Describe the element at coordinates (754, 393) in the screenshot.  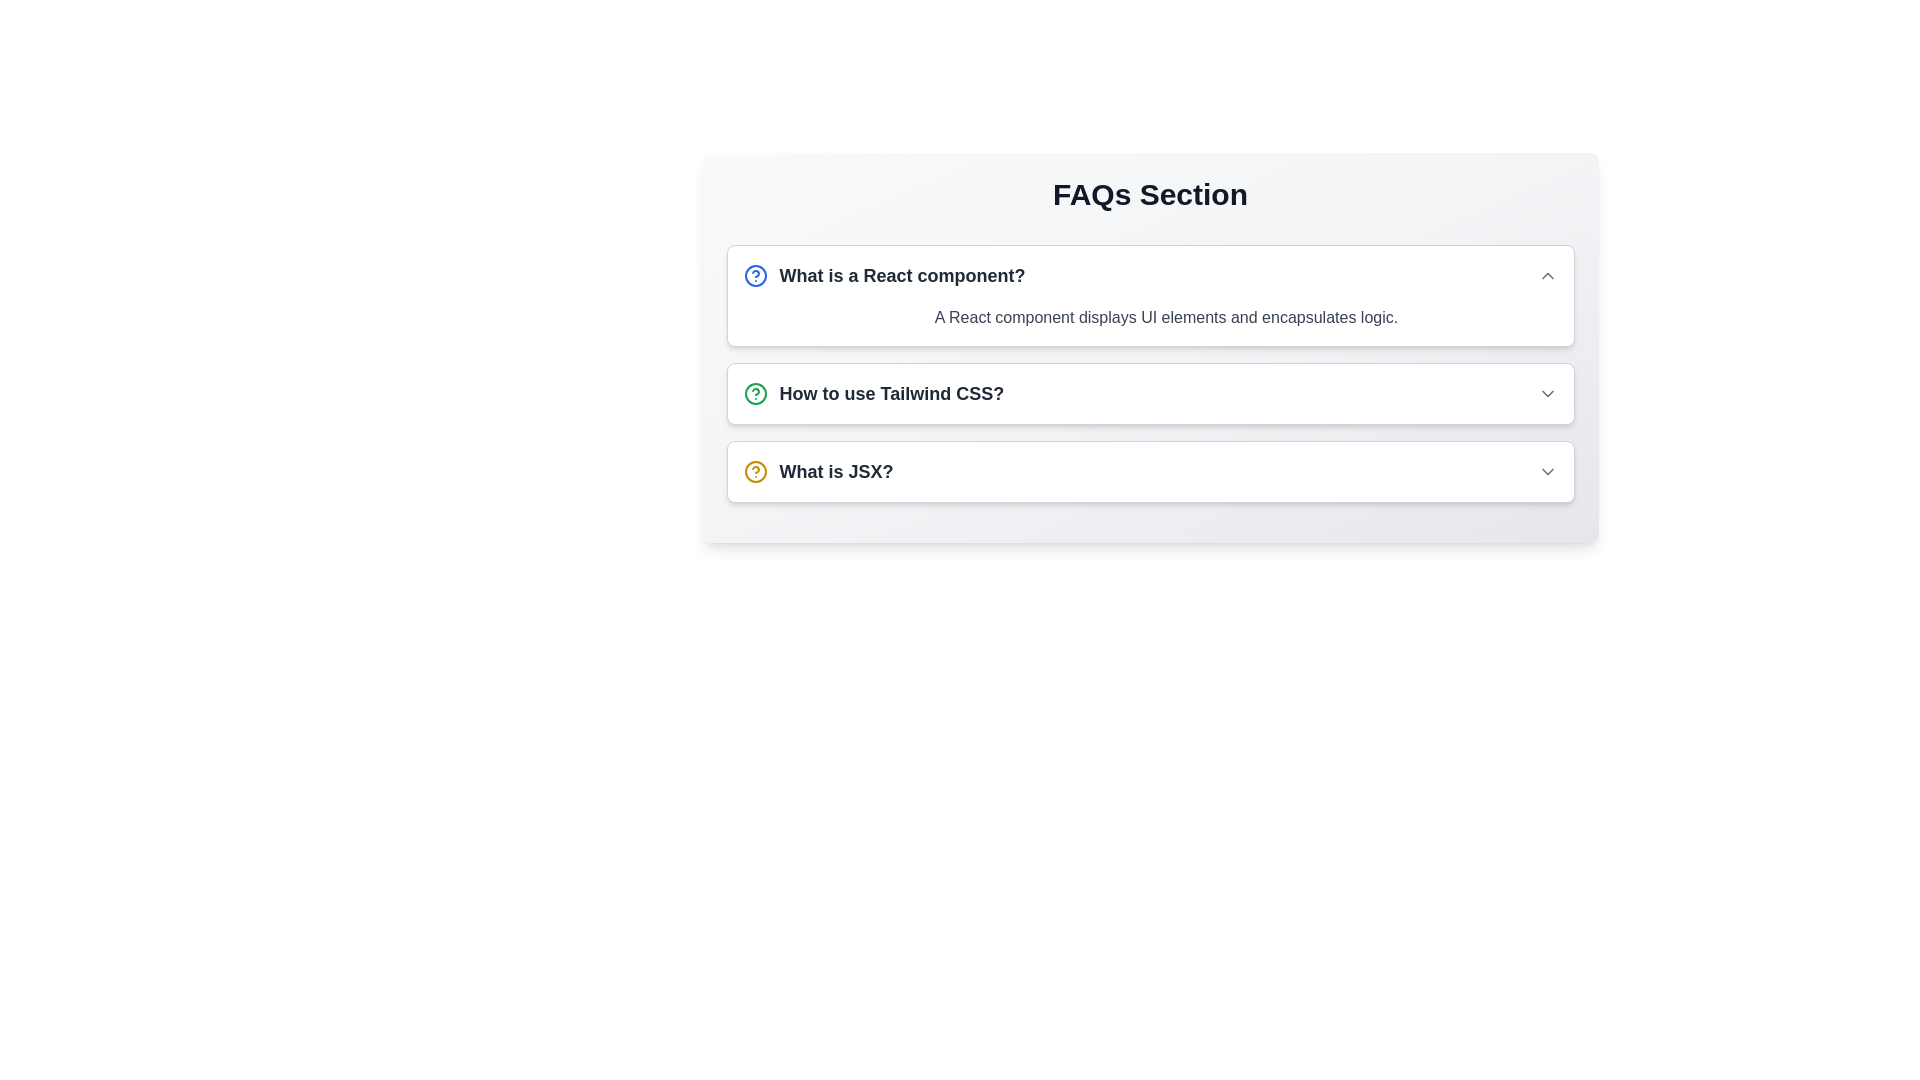
I see `the informational icon next to the FAQ question 'How to use Tailwind CSS?' for additional interaction` at that location.